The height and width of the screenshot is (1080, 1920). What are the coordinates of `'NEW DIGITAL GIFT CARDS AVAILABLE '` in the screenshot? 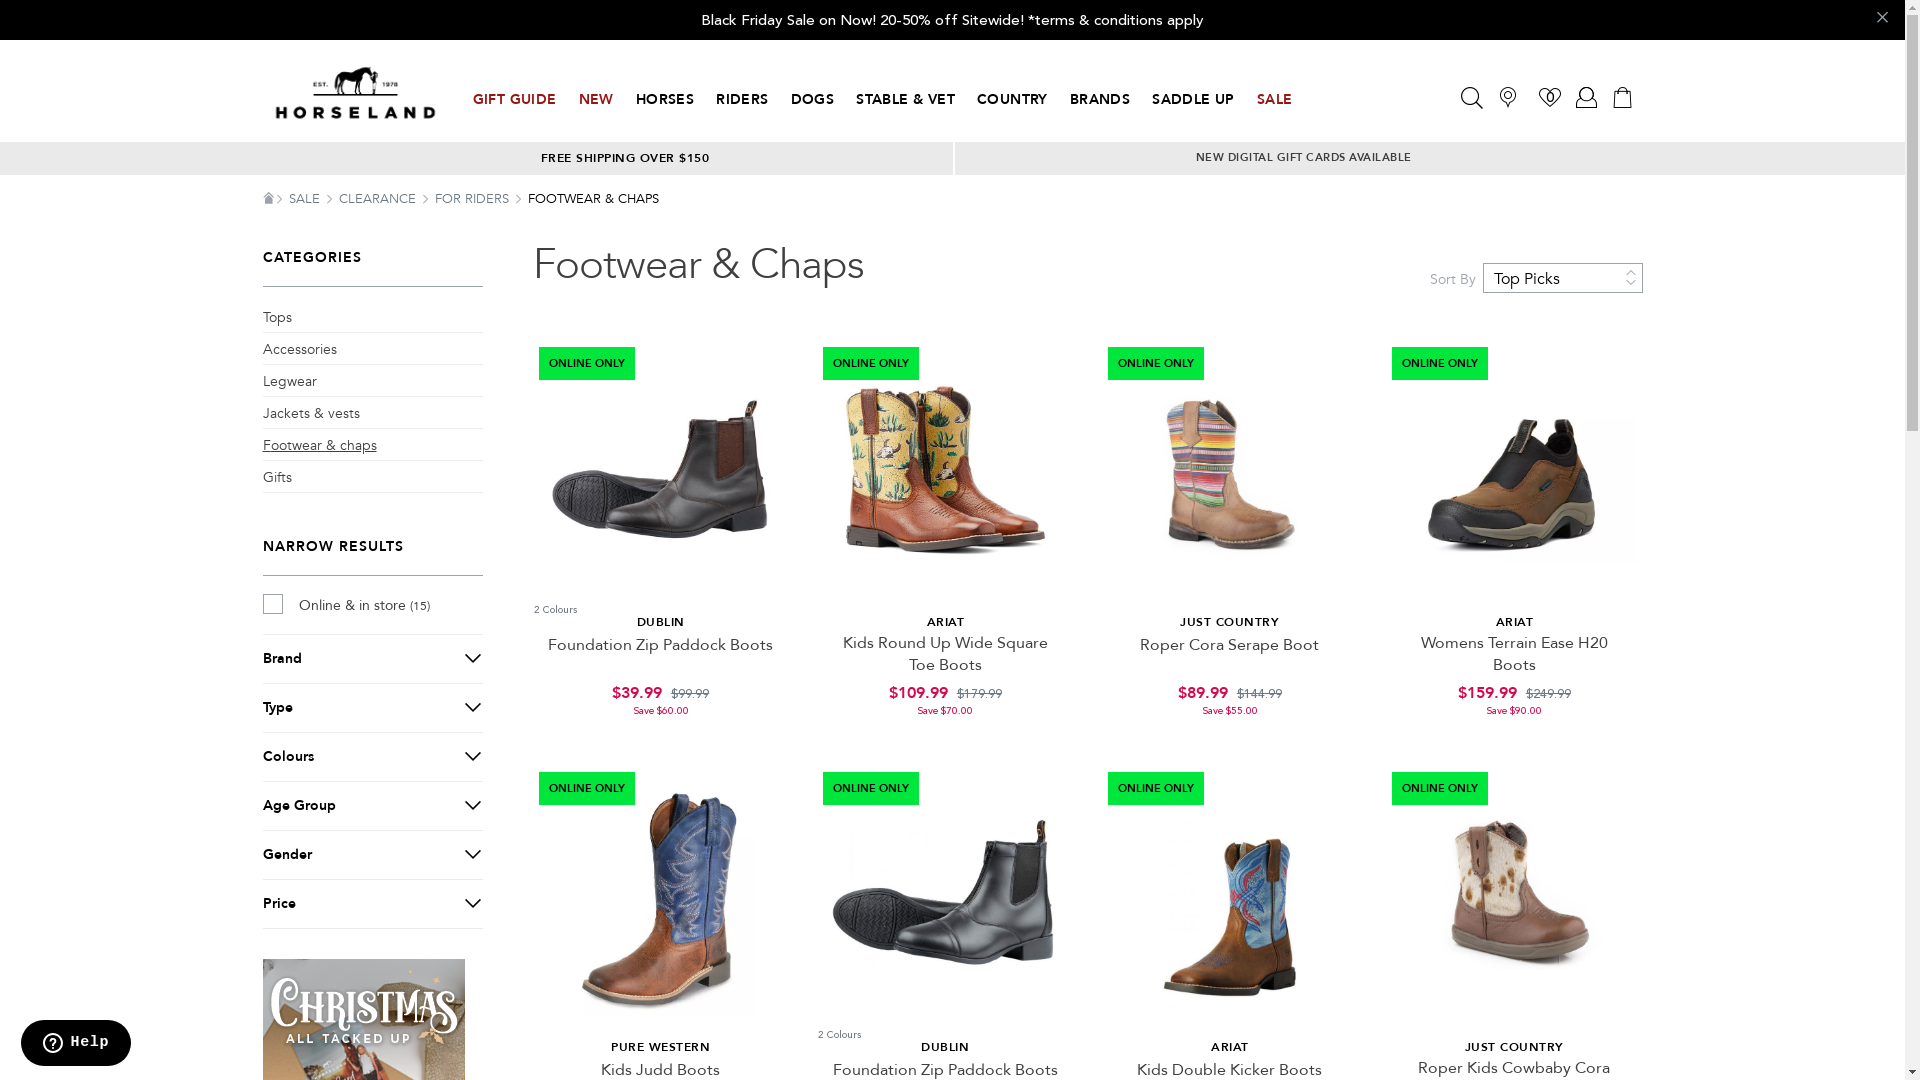 It's located at (1305, 156).